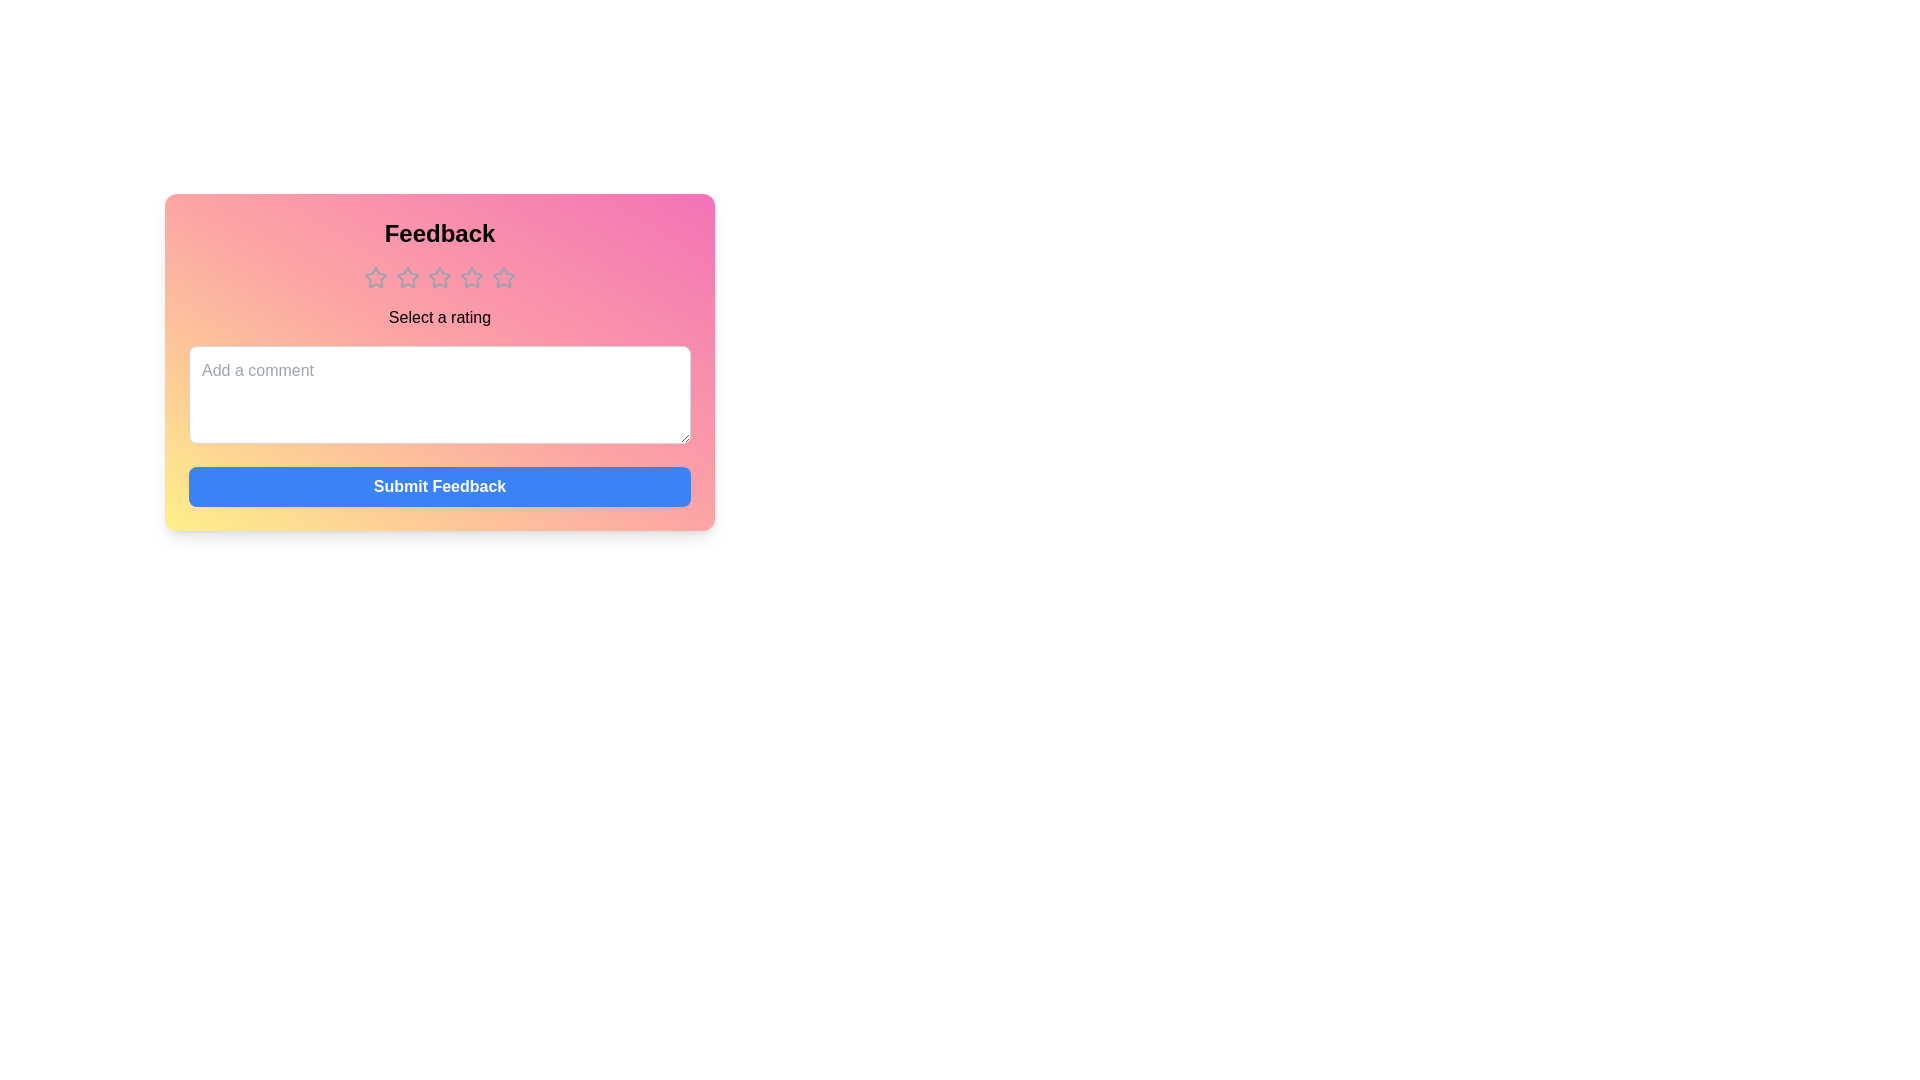 The width and height of the screenshot is (1920, 1080). I want to click on the star corresponding to 2 to see its description, so click(407, 277).